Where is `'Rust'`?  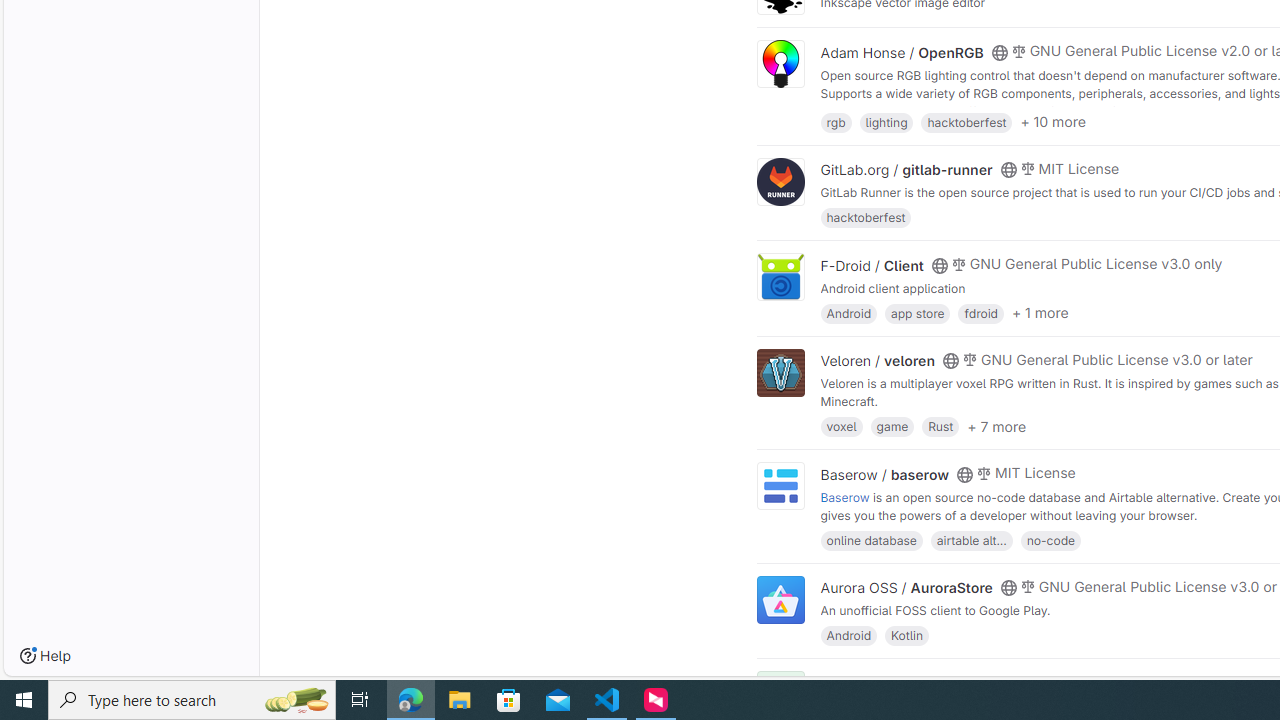 'Rust' is located at coordinates (939, 425).